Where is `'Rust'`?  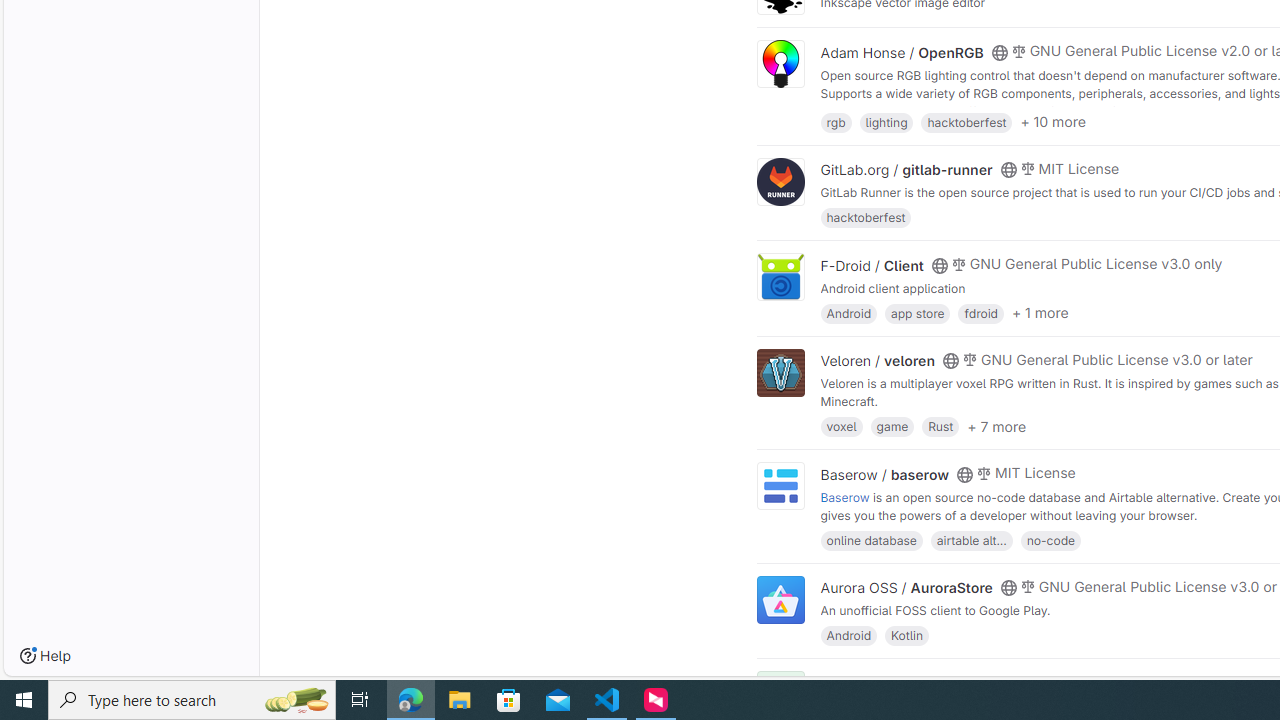 'Rust' is located at coordinates (939, 425).